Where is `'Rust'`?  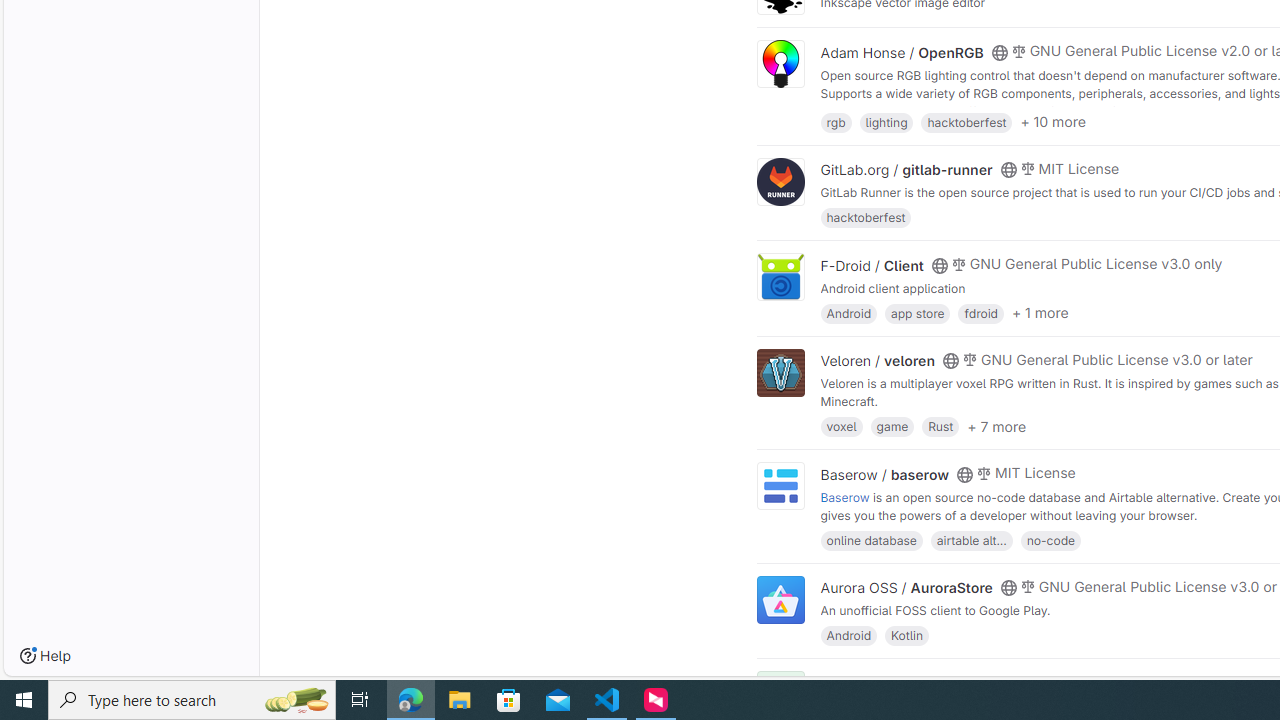 'Rust' is located at coordinates (939, 425).